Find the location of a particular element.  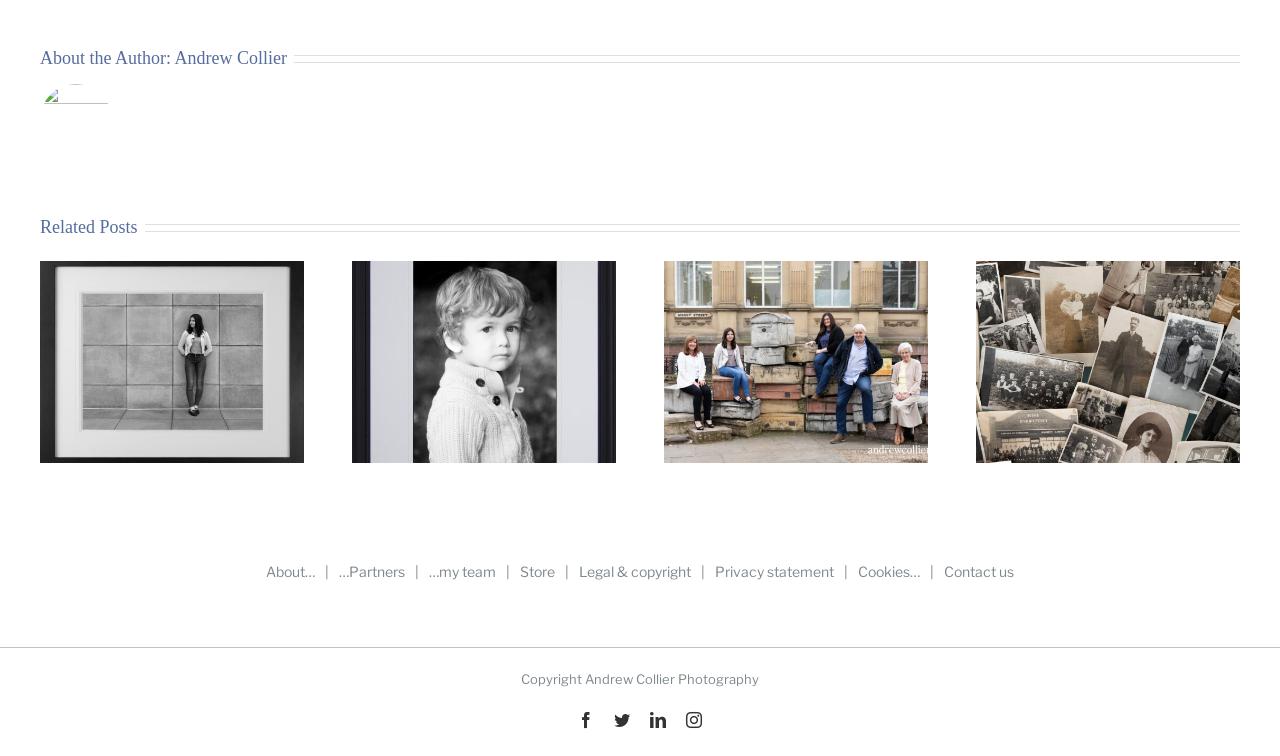

'Cookies…' is located at coordinates (887, 571).